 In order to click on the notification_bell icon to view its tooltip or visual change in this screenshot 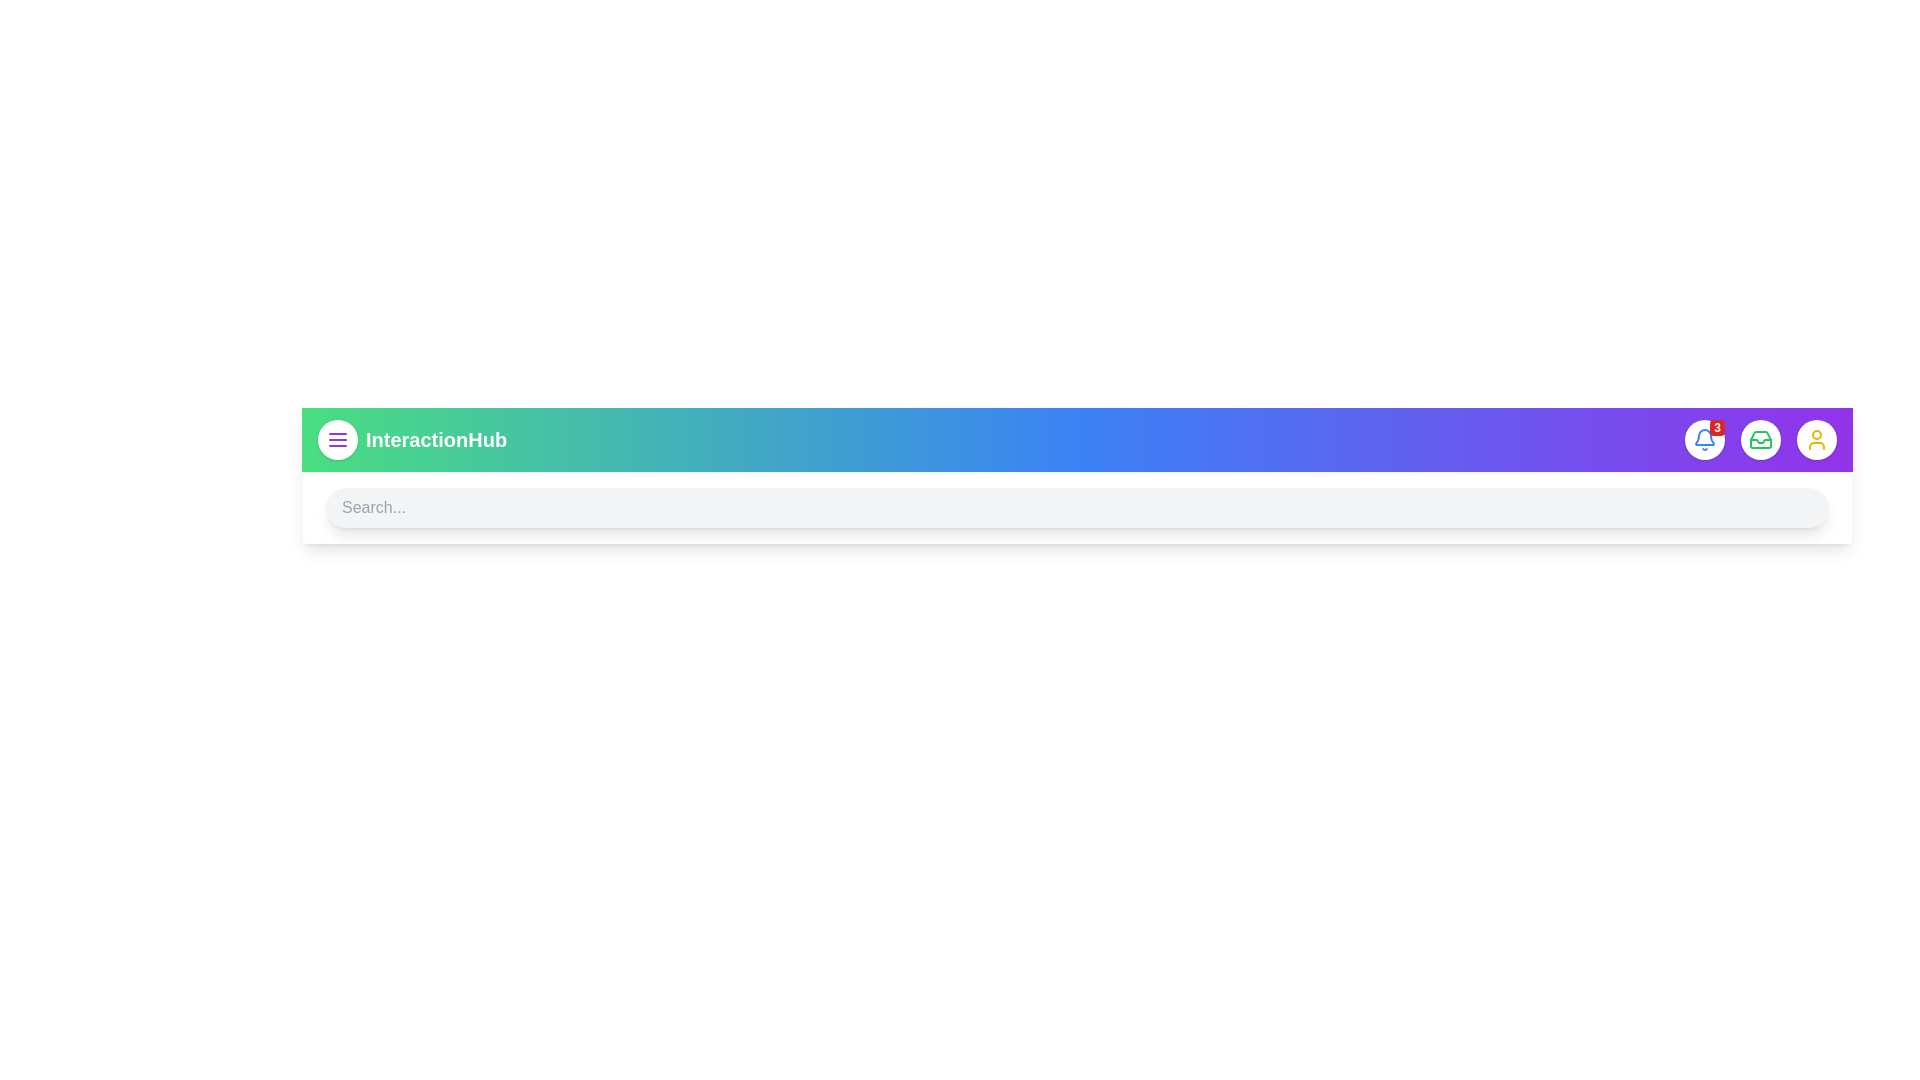, I will do `click(1703, 438)`.